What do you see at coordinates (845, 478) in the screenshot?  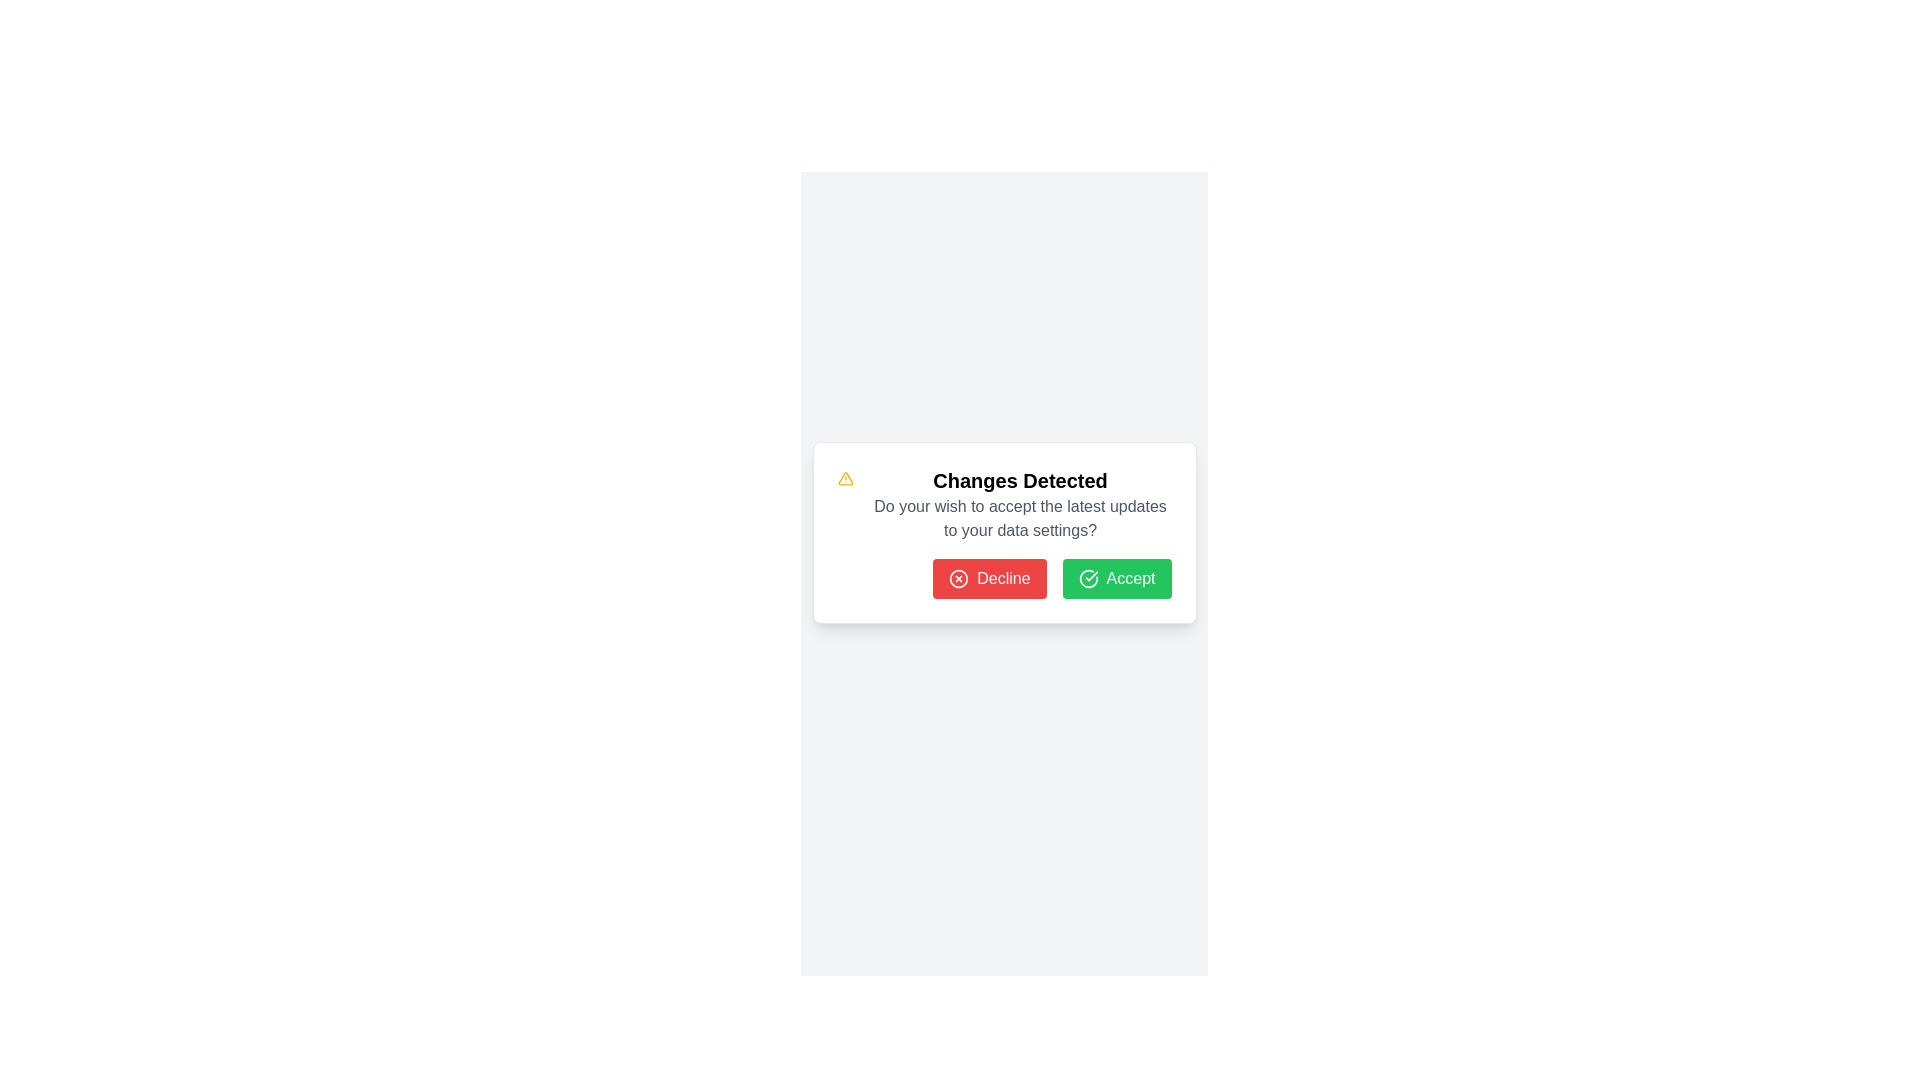 I see `the triangular warning icon with a bold yellow outline, located beside the 'Changes Detected' title text in the upper-left part of the dialog box` at bounding box center [845, 478].